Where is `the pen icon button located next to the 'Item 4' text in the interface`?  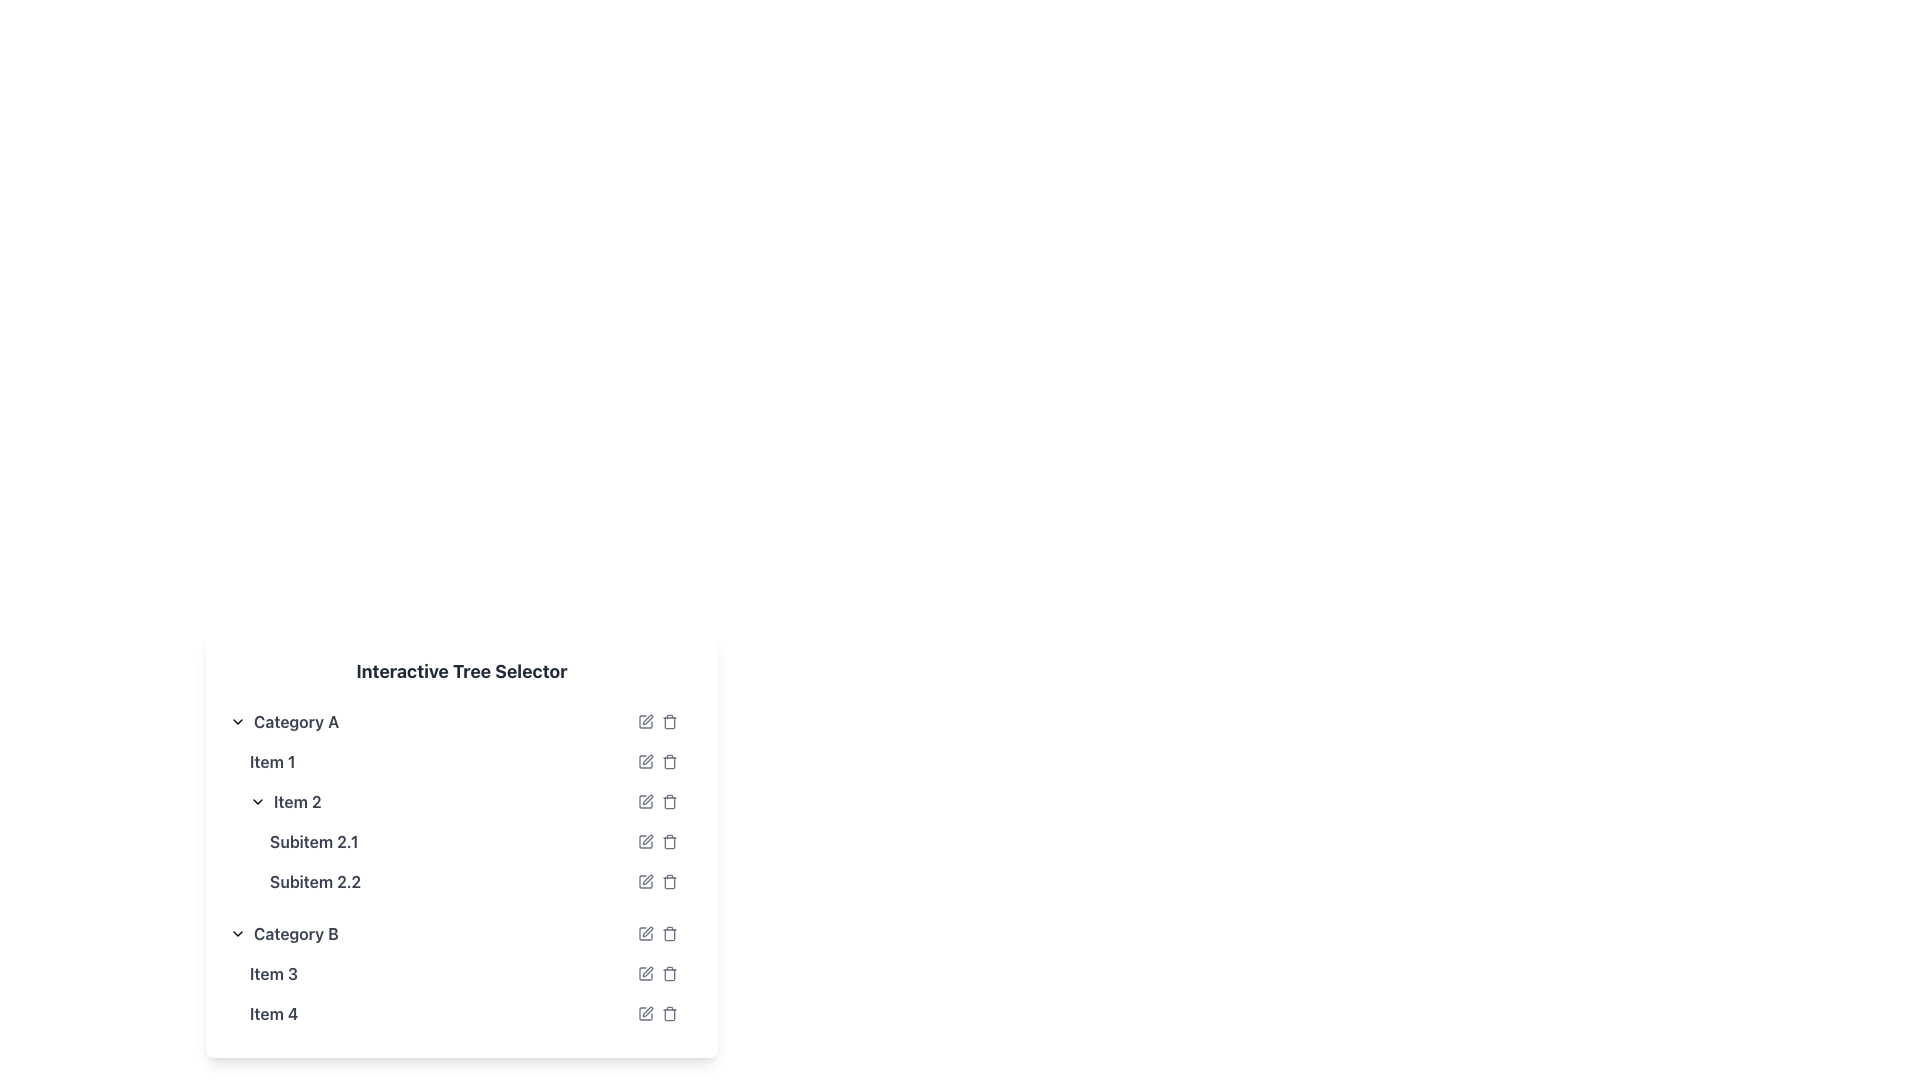
the pen icon button located next to the 'Item 4' text in the interface is located at coordinates (646, 1014).